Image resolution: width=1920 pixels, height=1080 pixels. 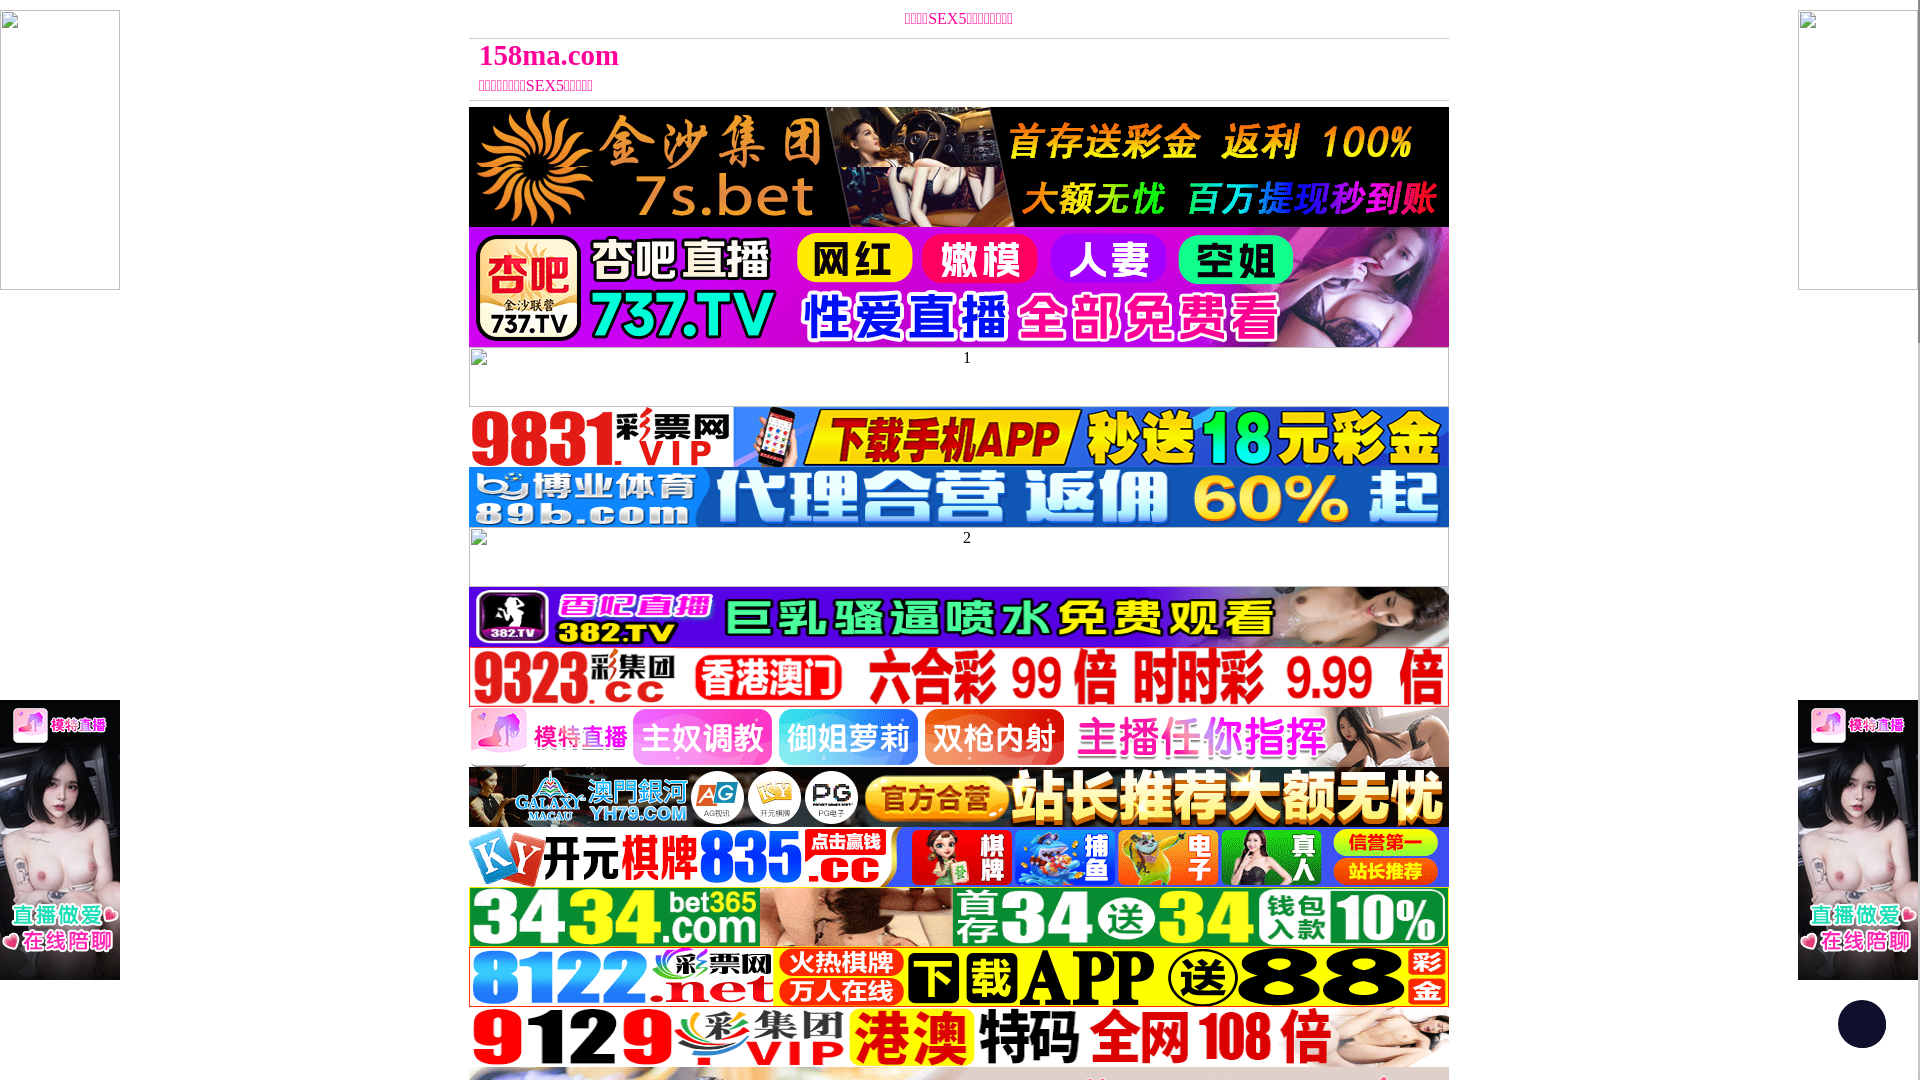 What do you see at coordinates (836, 54) in the screenshot?
I see `'158ma.com'` at bounding box center [836, 54].